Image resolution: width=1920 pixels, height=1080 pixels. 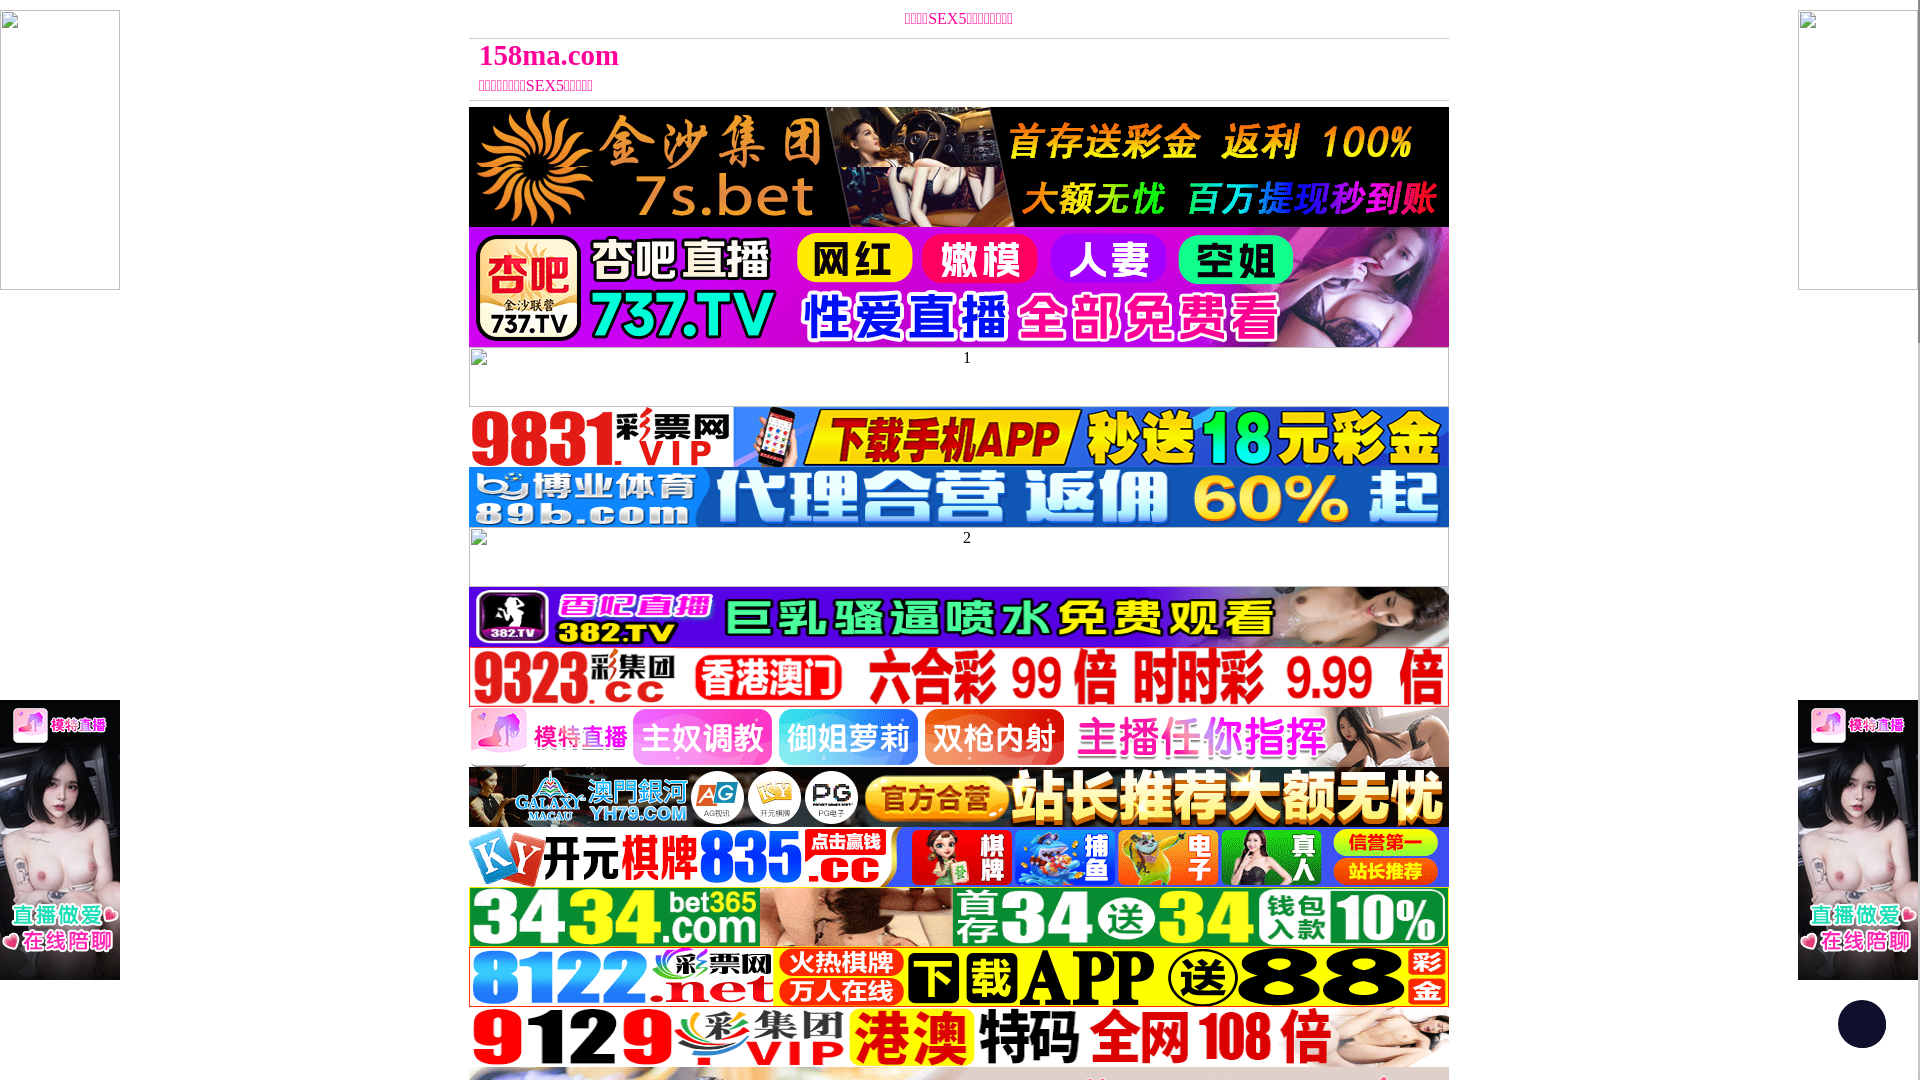 What do you see at coordinates (836, 54) in the screenshot?
I see `'158ma.com'` at bounding box center [836, 54].